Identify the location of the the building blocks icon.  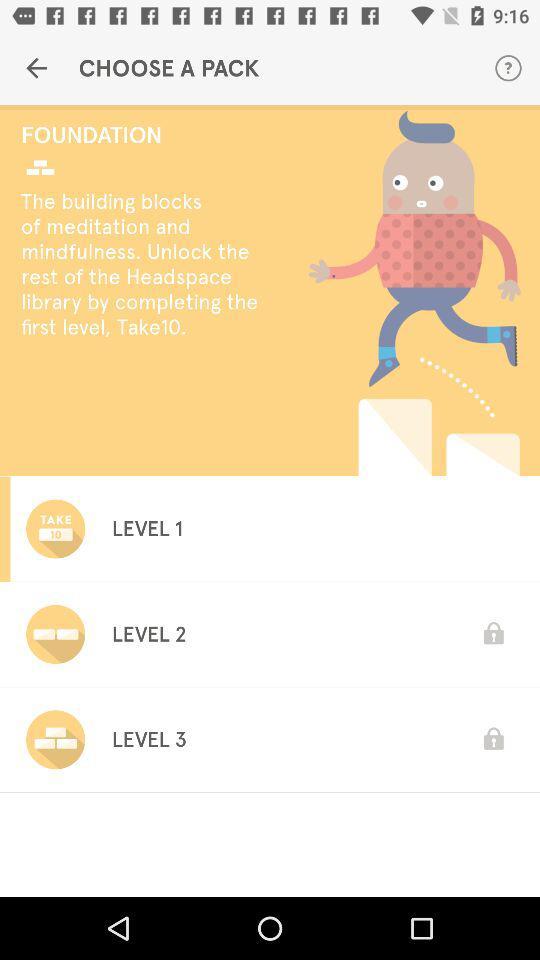
(144, 263).